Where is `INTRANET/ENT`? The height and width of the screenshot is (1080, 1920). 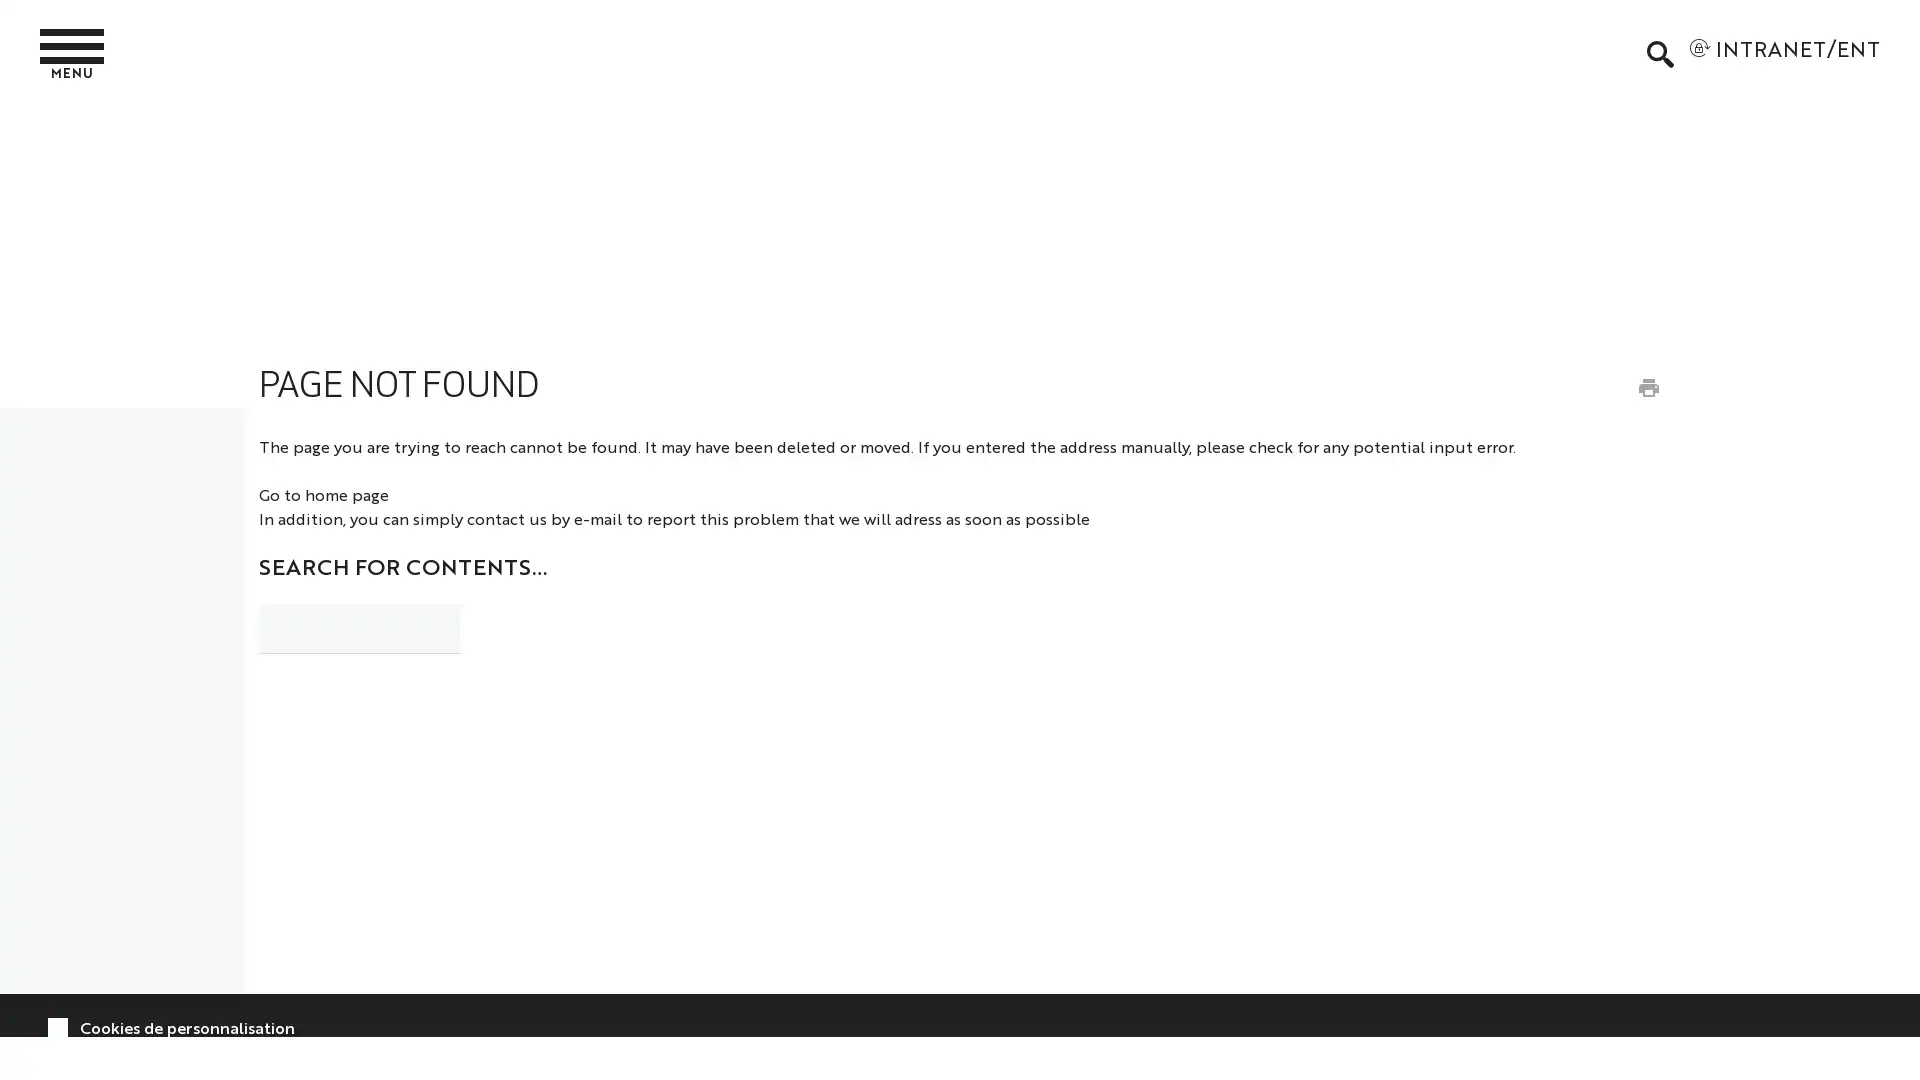
INTRANET/ENT is located at coordinates (1784, 53).